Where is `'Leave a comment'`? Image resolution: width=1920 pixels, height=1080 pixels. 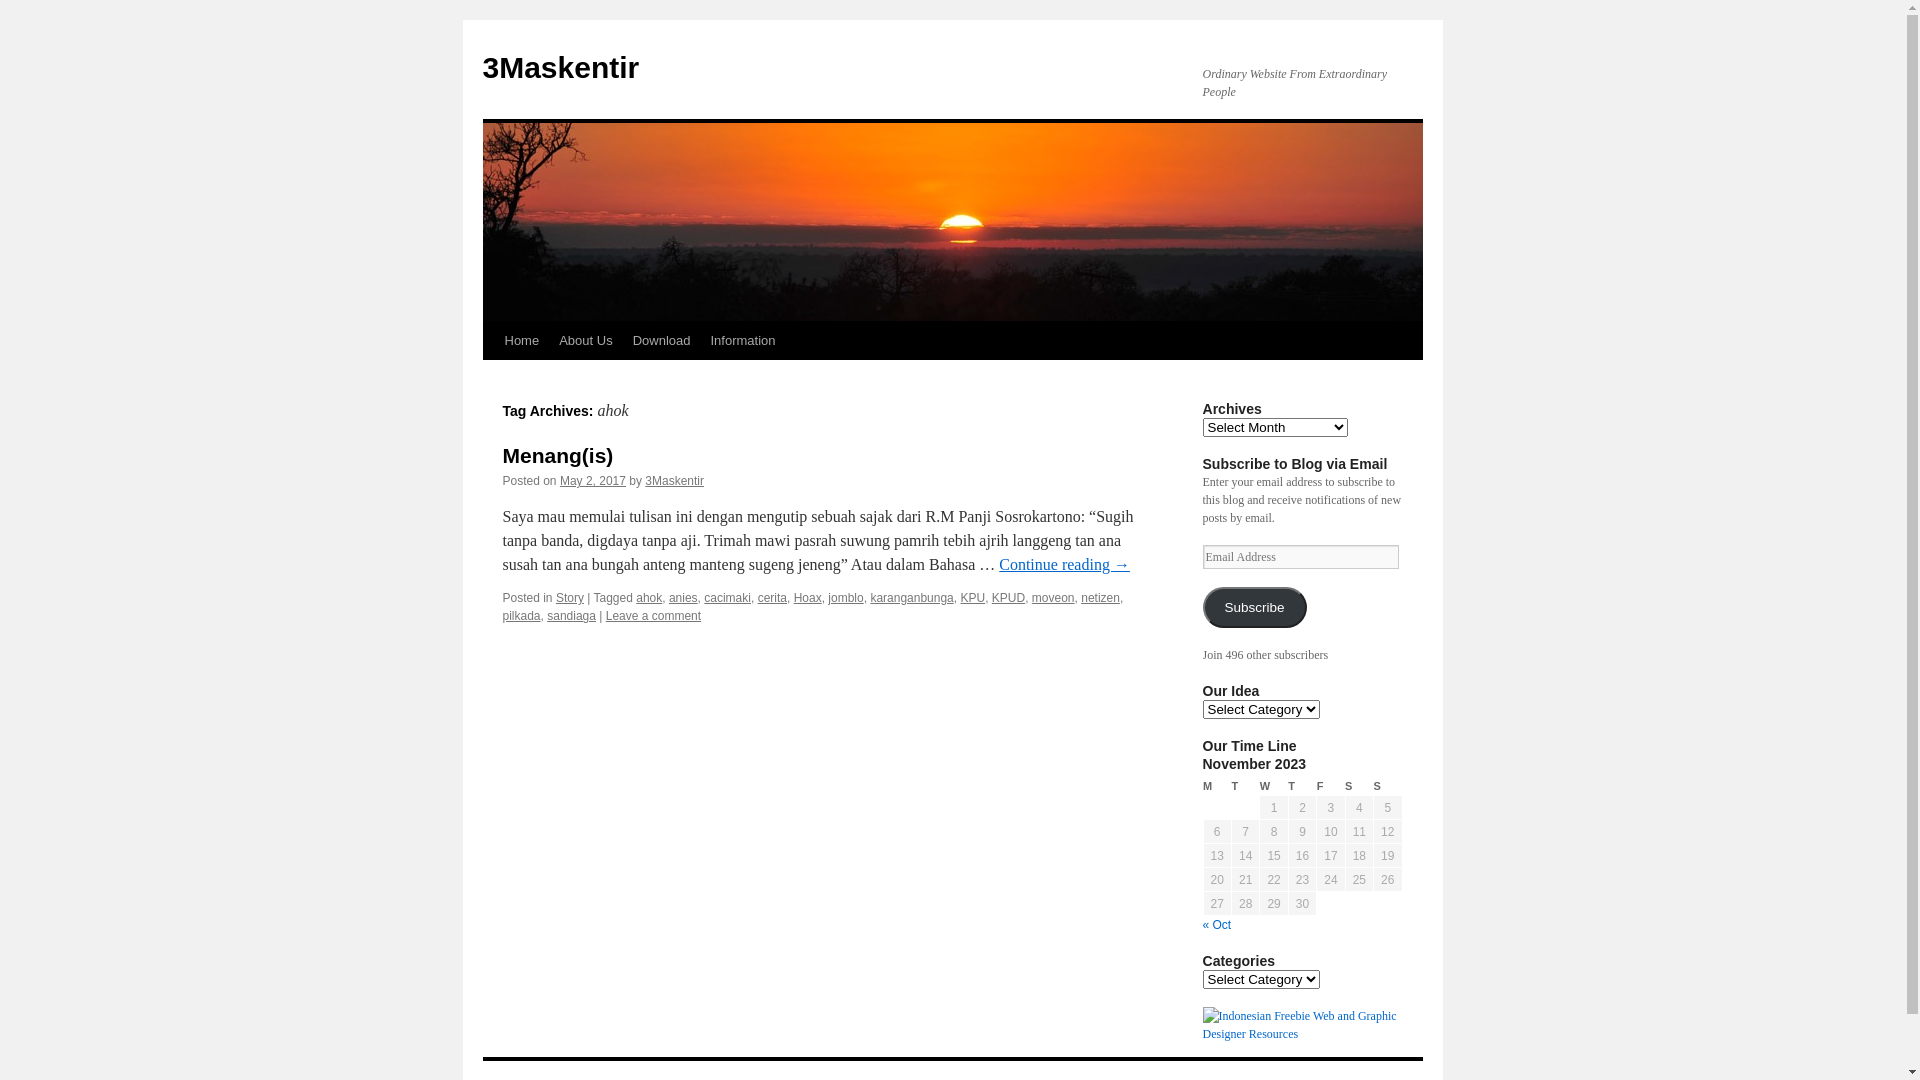 'Leave a comment' is located at coordinates (653, 615).